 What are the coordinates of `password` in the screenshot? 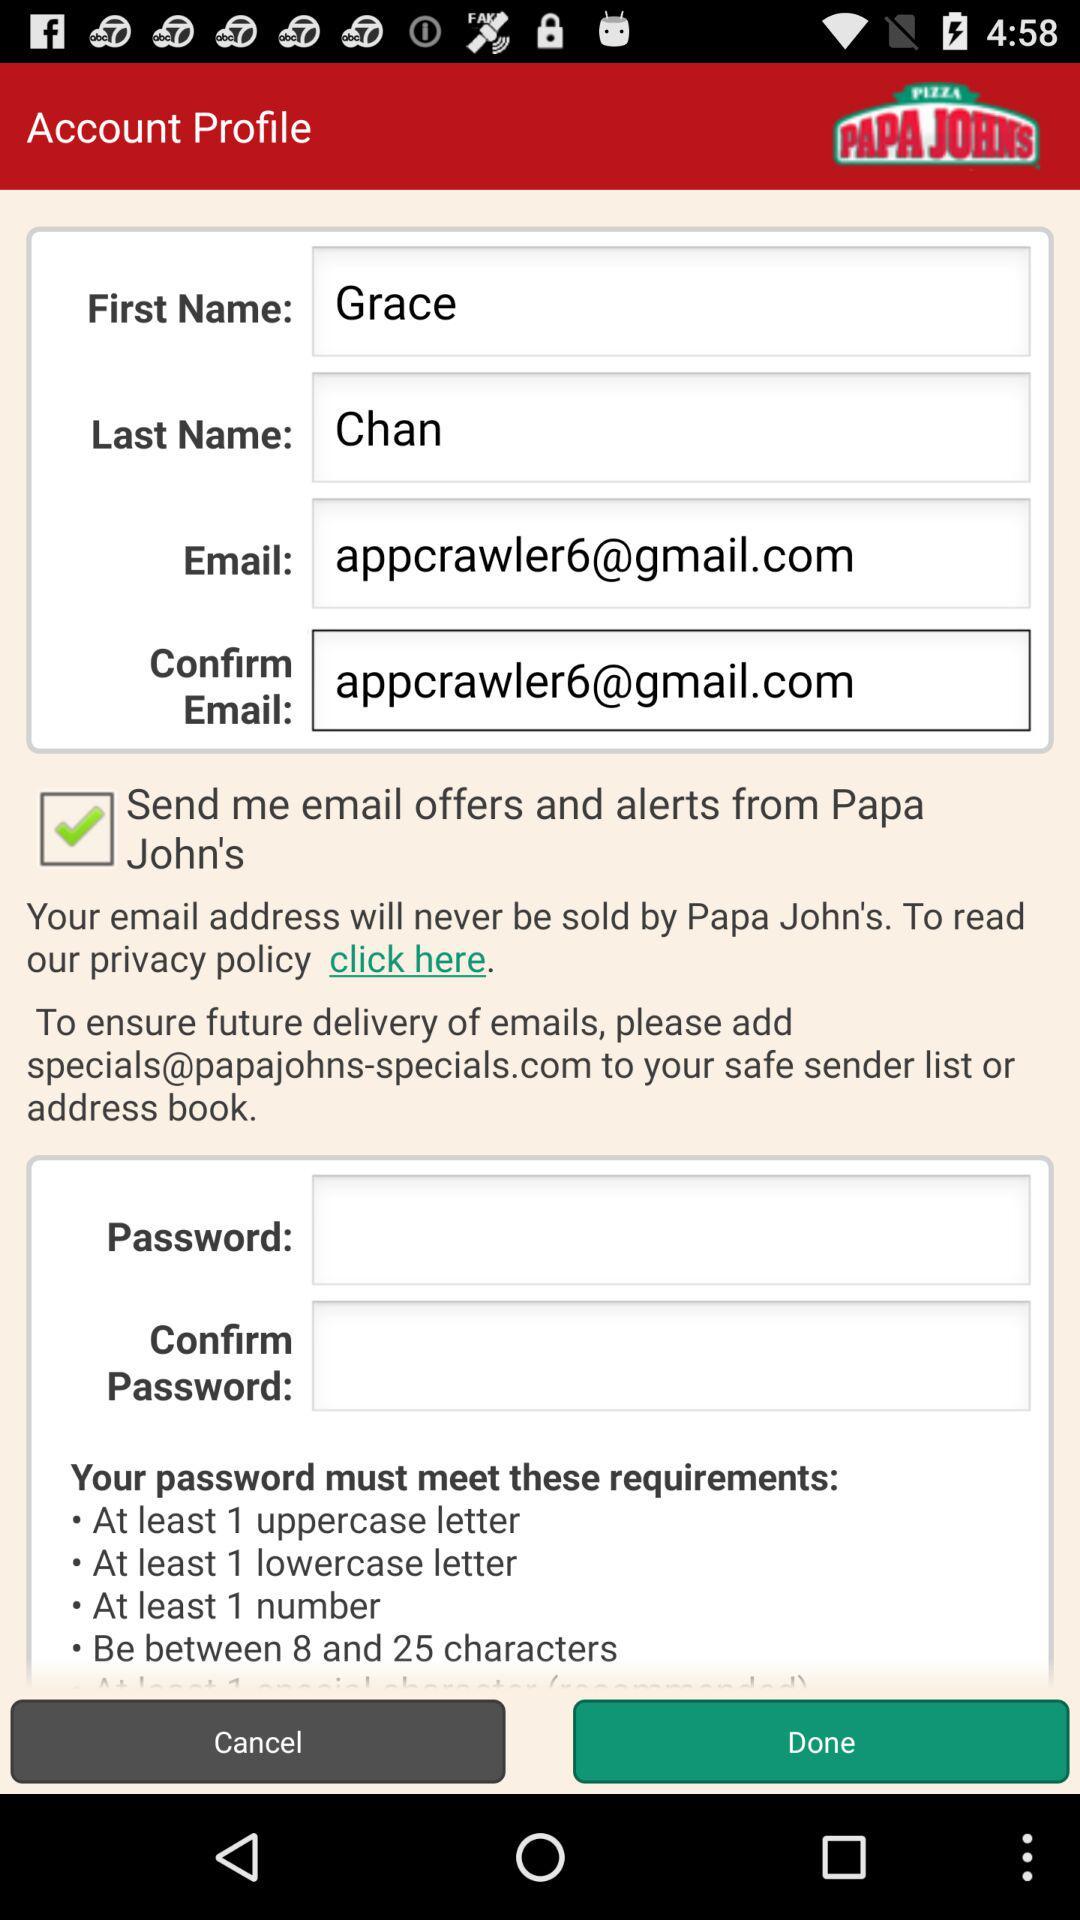 It's located at (671, 1235).